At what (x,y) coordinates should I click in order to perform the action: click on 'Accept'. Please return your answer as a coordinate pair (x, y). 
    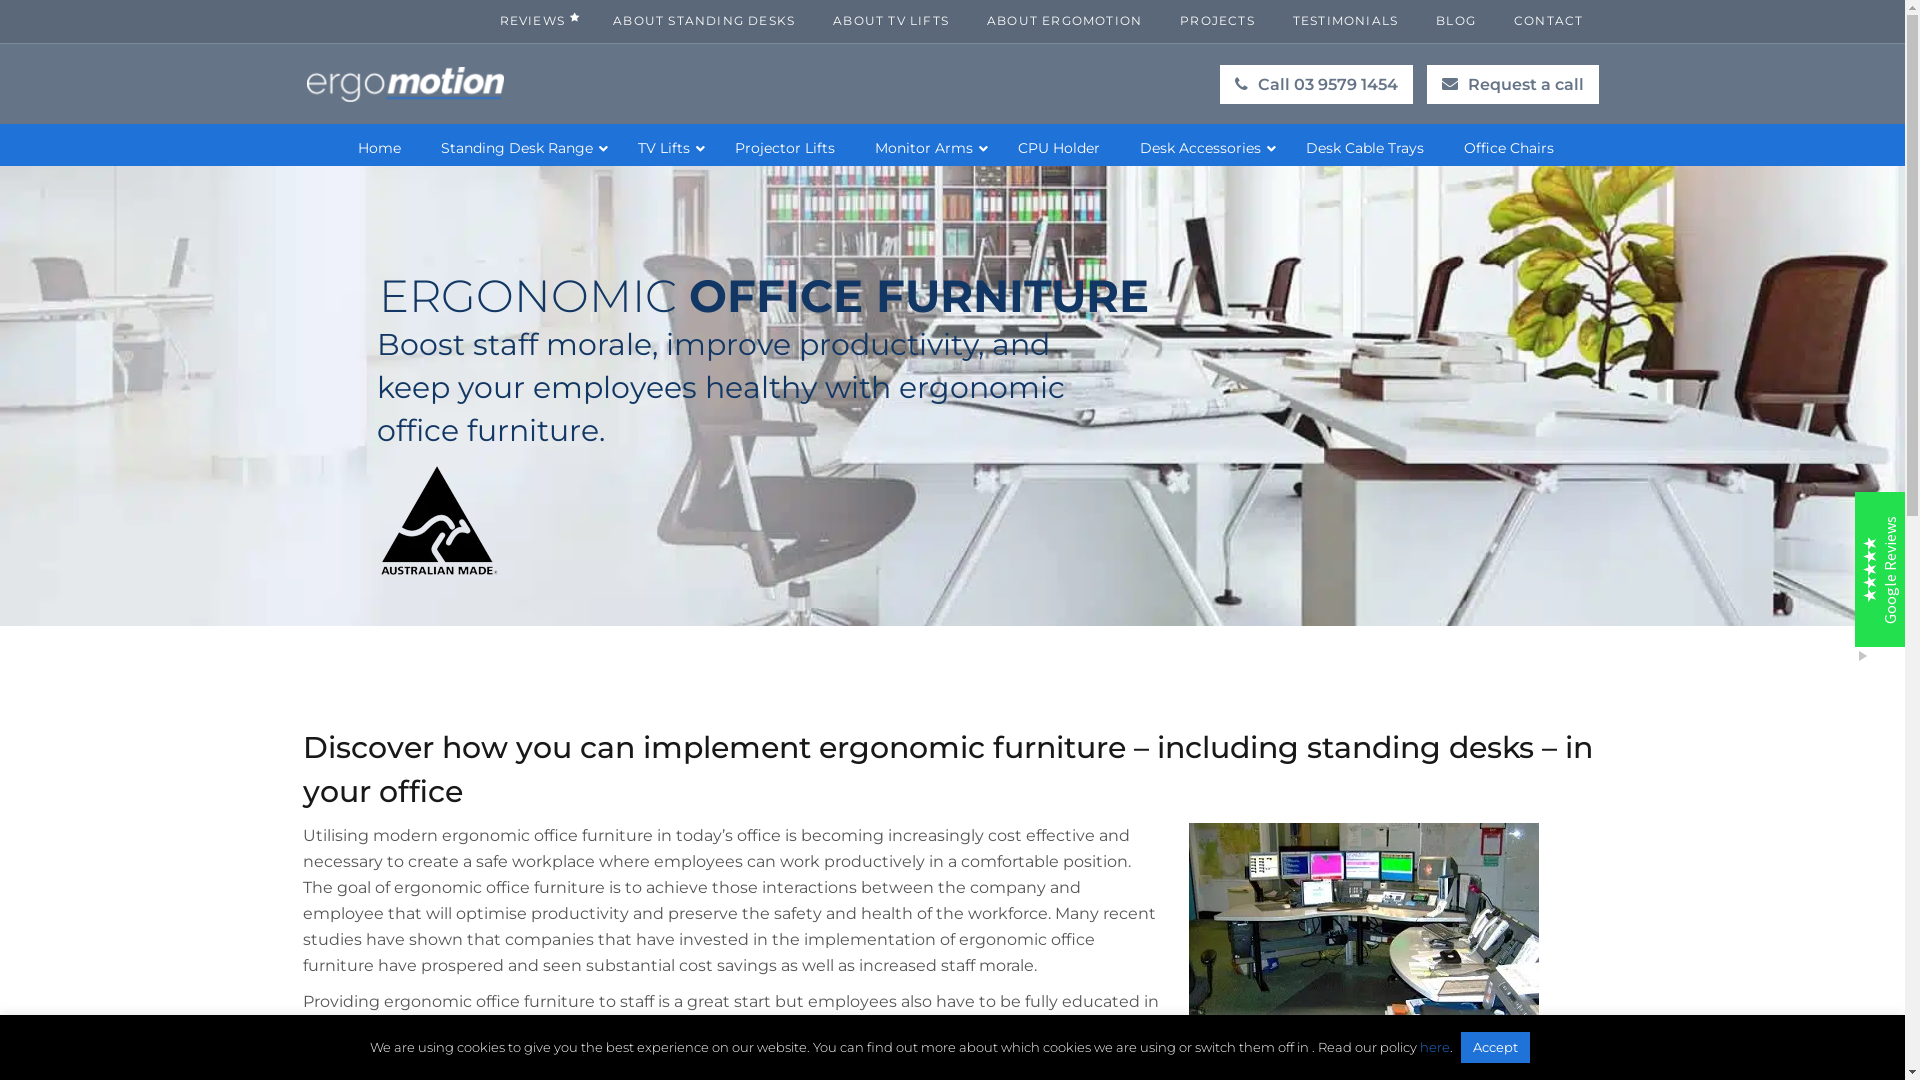
    Looking at the image, I should click on (1460, 1046).